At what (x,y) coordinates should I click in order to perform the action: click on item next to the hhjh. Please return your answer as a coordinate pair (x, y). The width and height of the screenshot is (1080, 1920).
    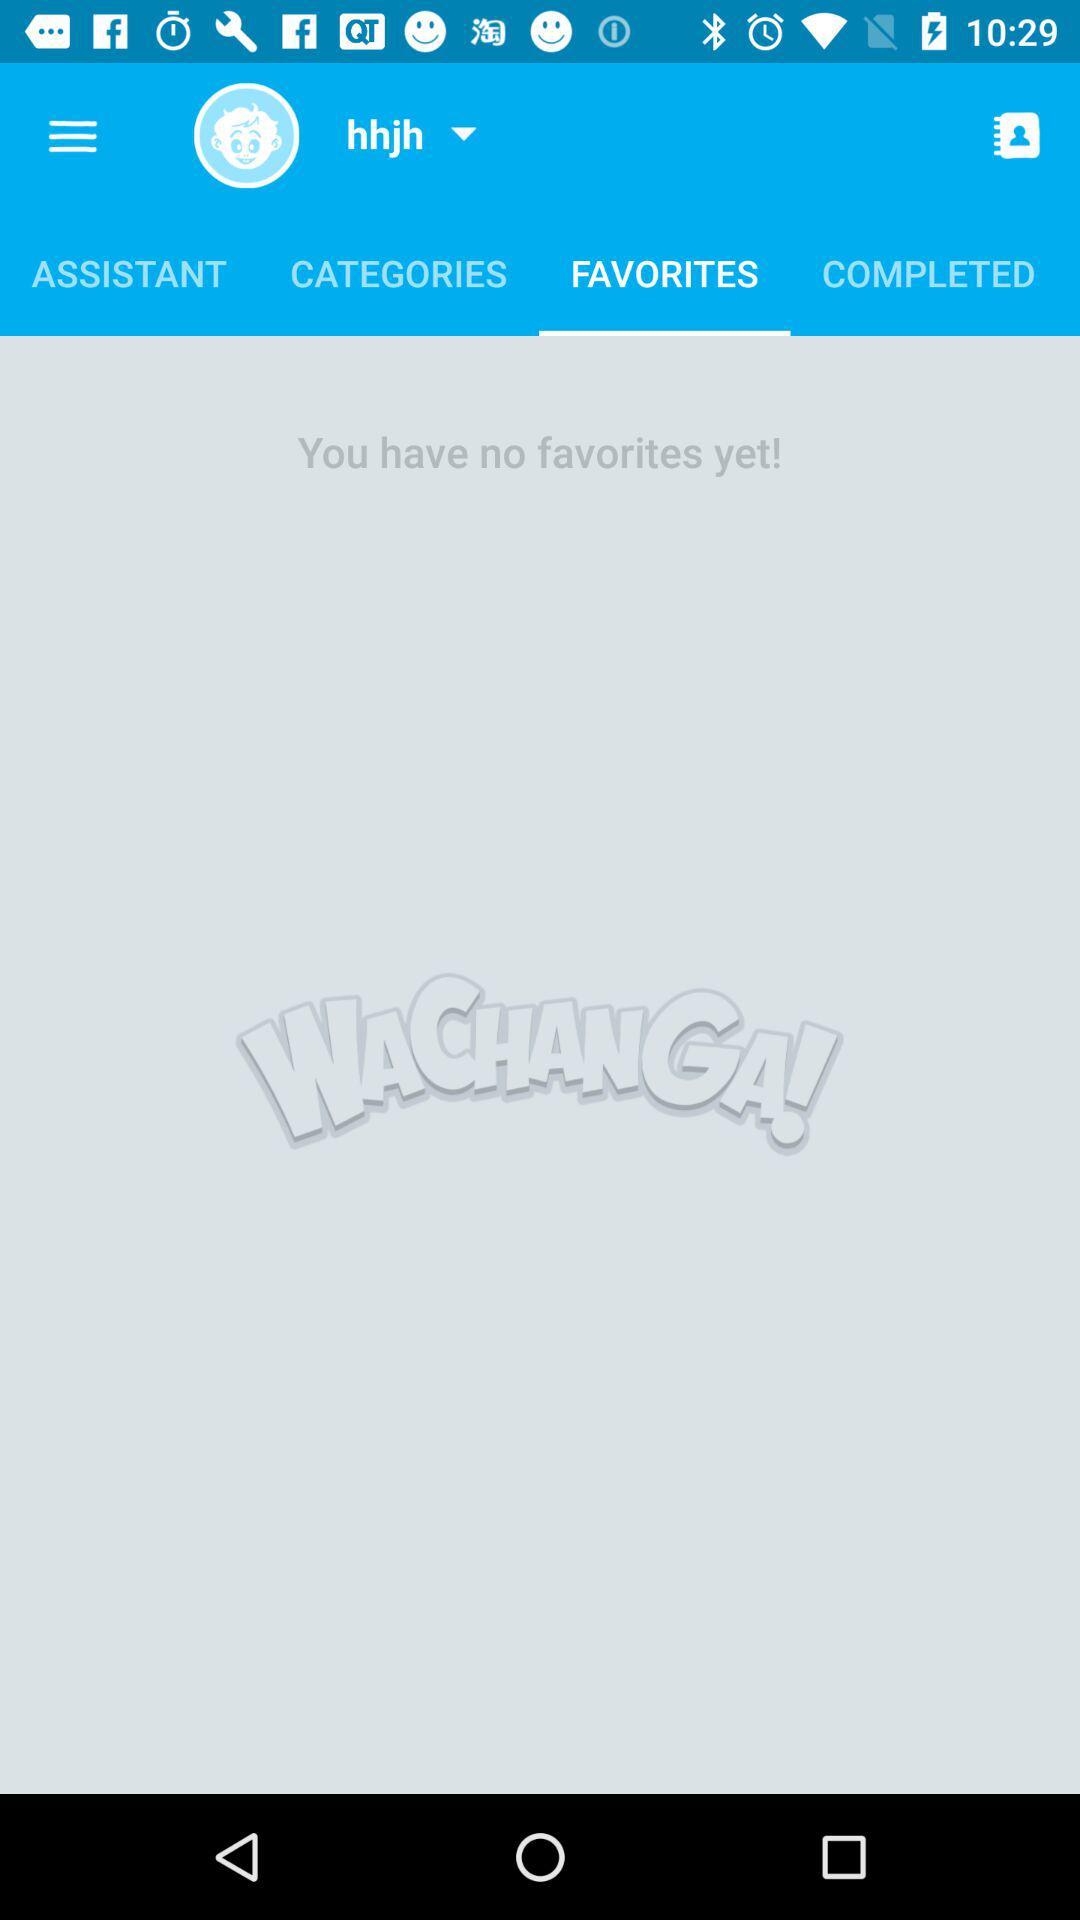
    Looking at the image, I should click on (463, 135).